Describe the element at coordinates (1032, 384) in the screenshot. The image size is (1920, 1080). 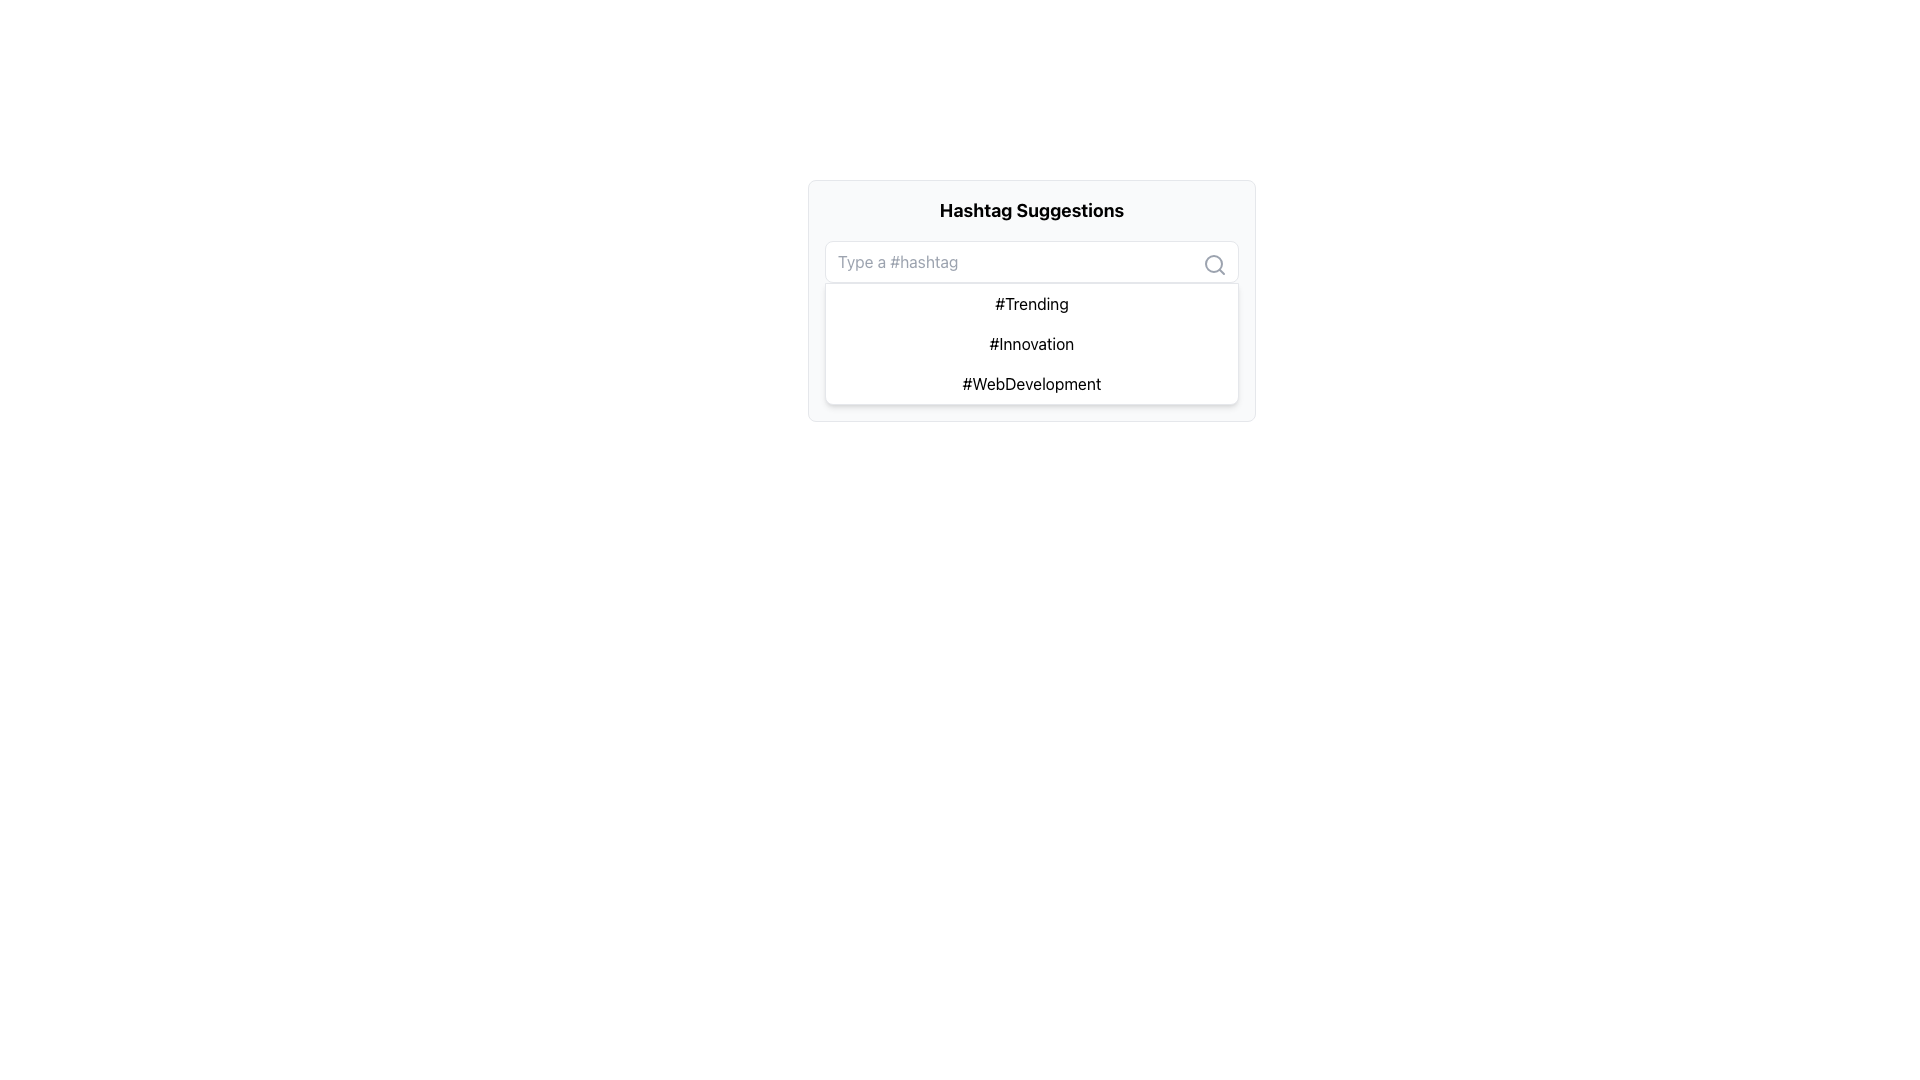
I see `the hashtag suggestion element labeled '#WebDevelopment'` at that location.